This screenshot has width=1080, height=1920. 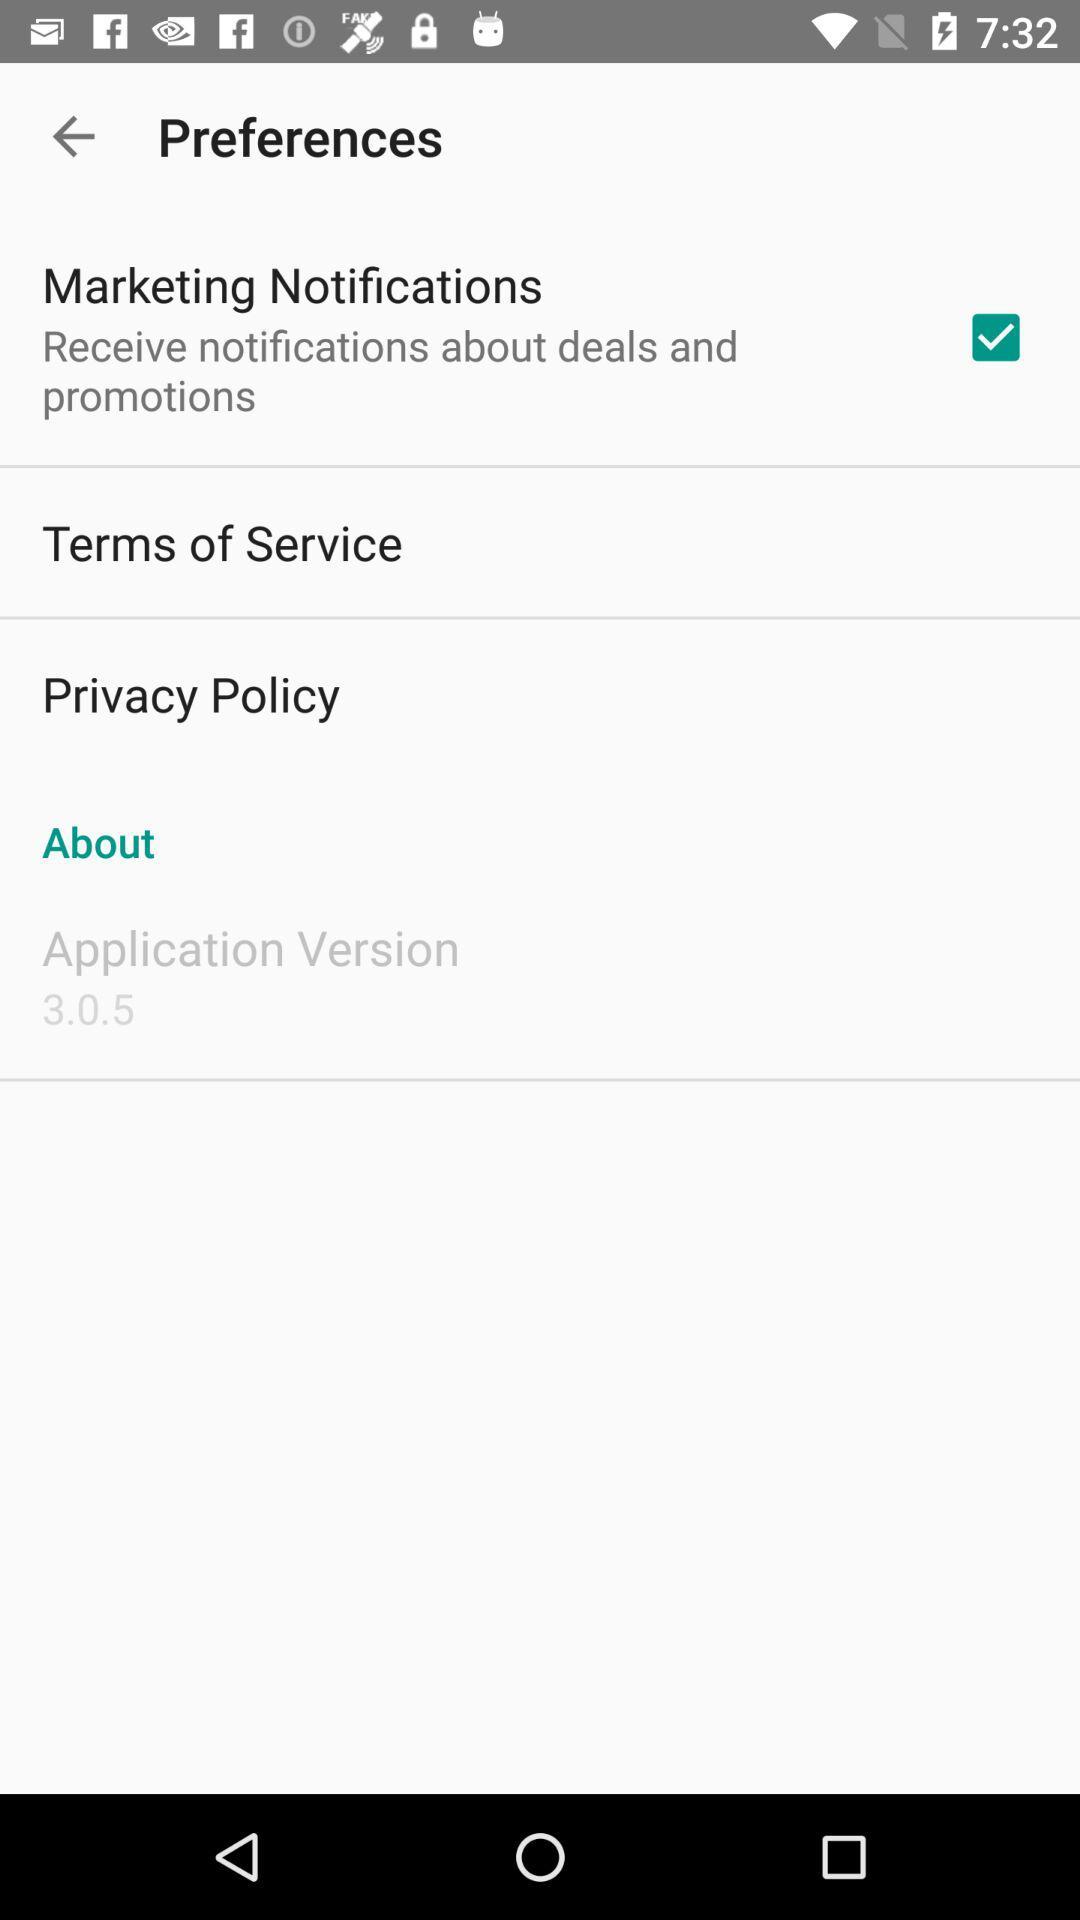 What do you see at coordinates (995, 337) in the screenshot?
I see `item next to receive notifications about app` at bounding box center [995, 337].